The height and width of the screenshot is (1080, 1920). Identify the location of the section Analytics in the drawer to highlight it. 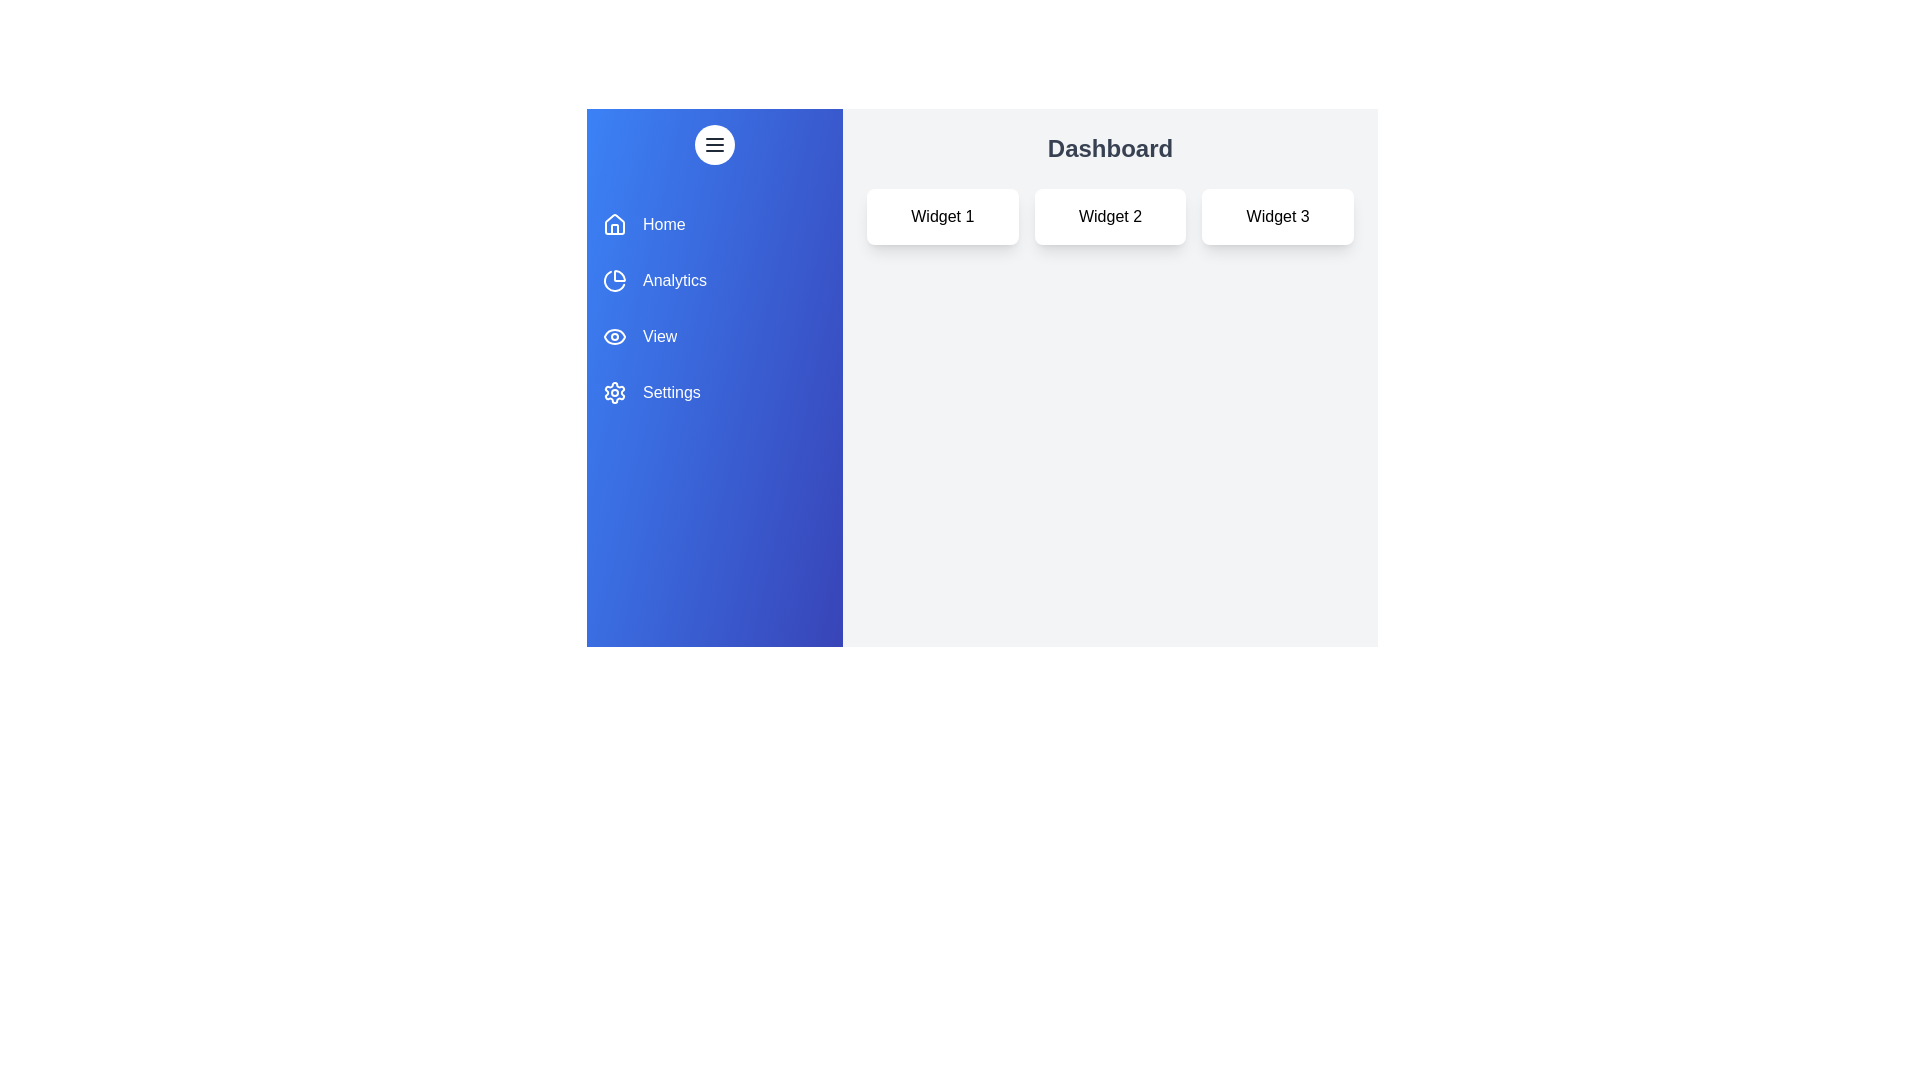
(715, 281).